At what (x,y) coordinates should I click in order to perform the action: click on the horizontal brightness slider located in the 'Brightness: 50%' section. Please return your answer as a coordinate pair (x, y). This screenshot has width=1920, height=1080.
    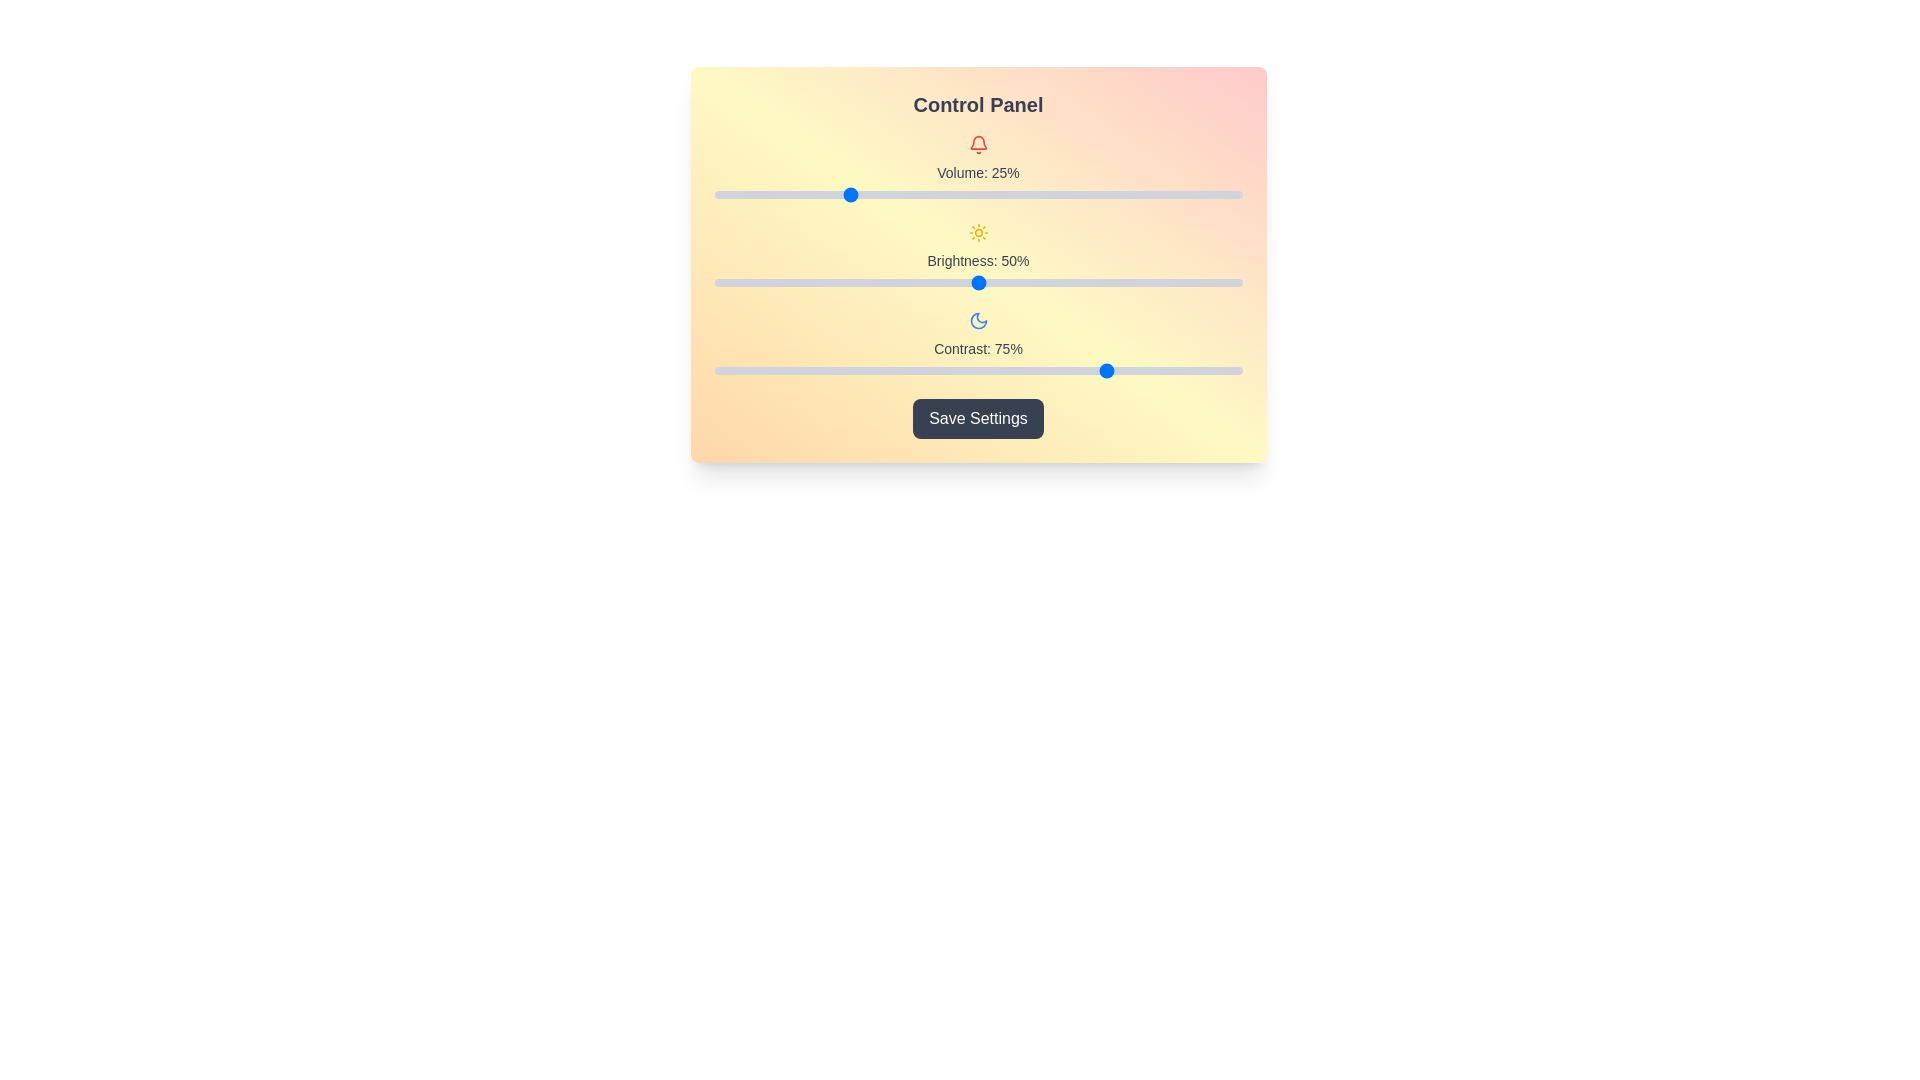
    Looking at the image, I should click on (978, 282).